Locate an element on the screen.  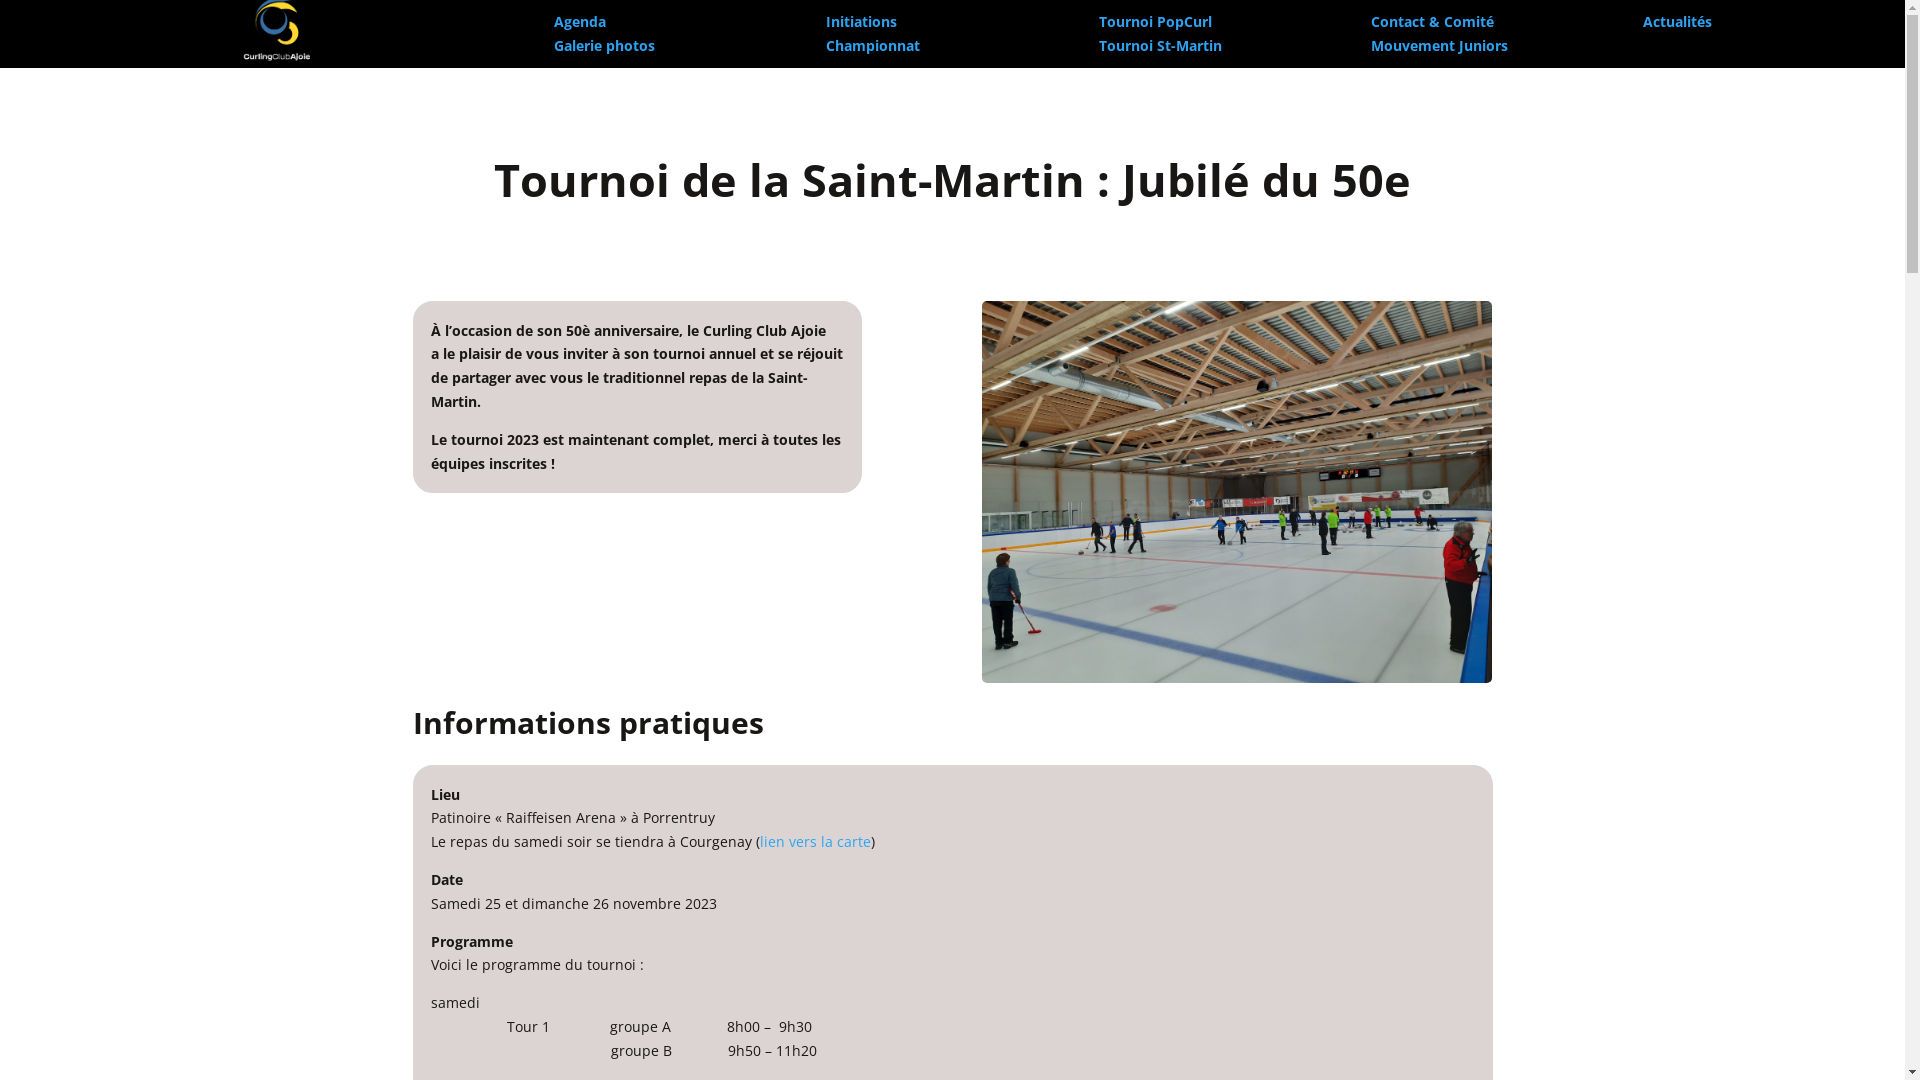
'Championnat' is located at coordinates (873, 45).